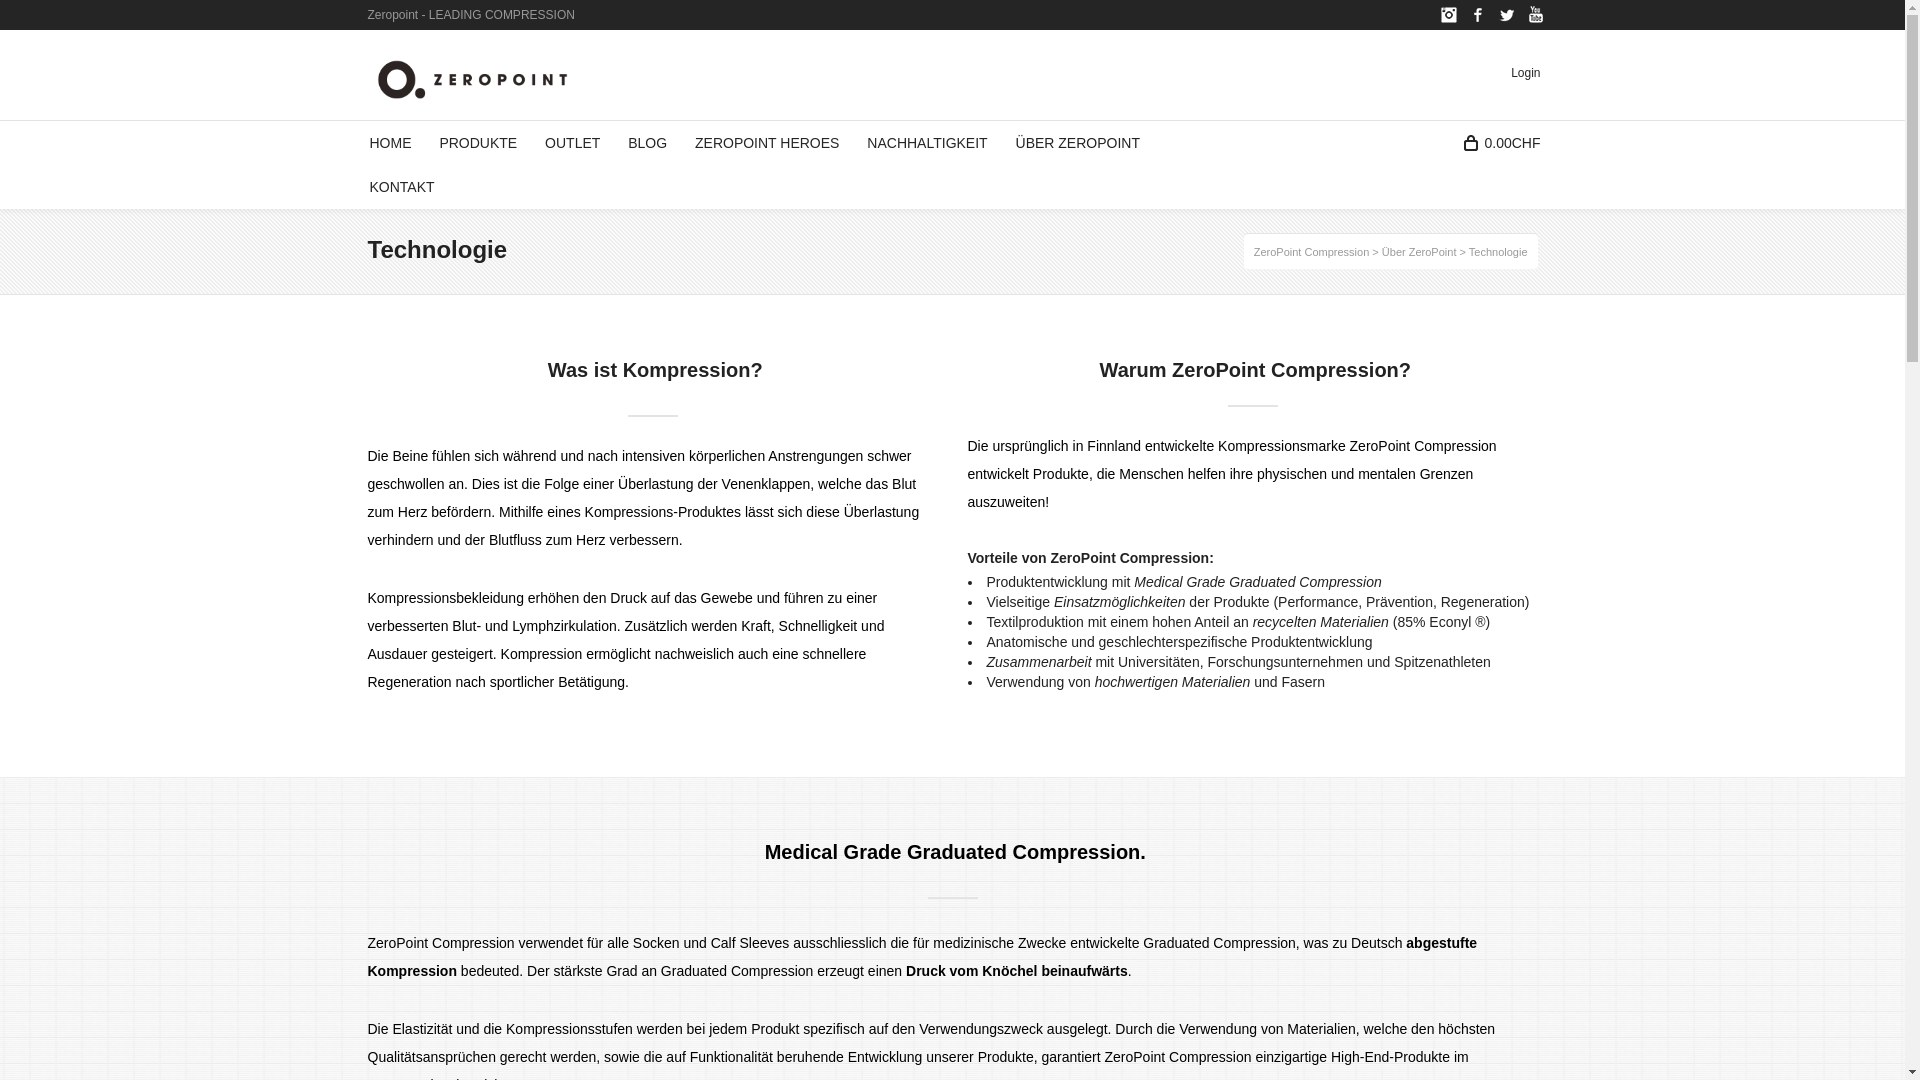 The width and height of the screenshot is (1920, 1080). I want to click on 'Facebook', so click(1465, 15).